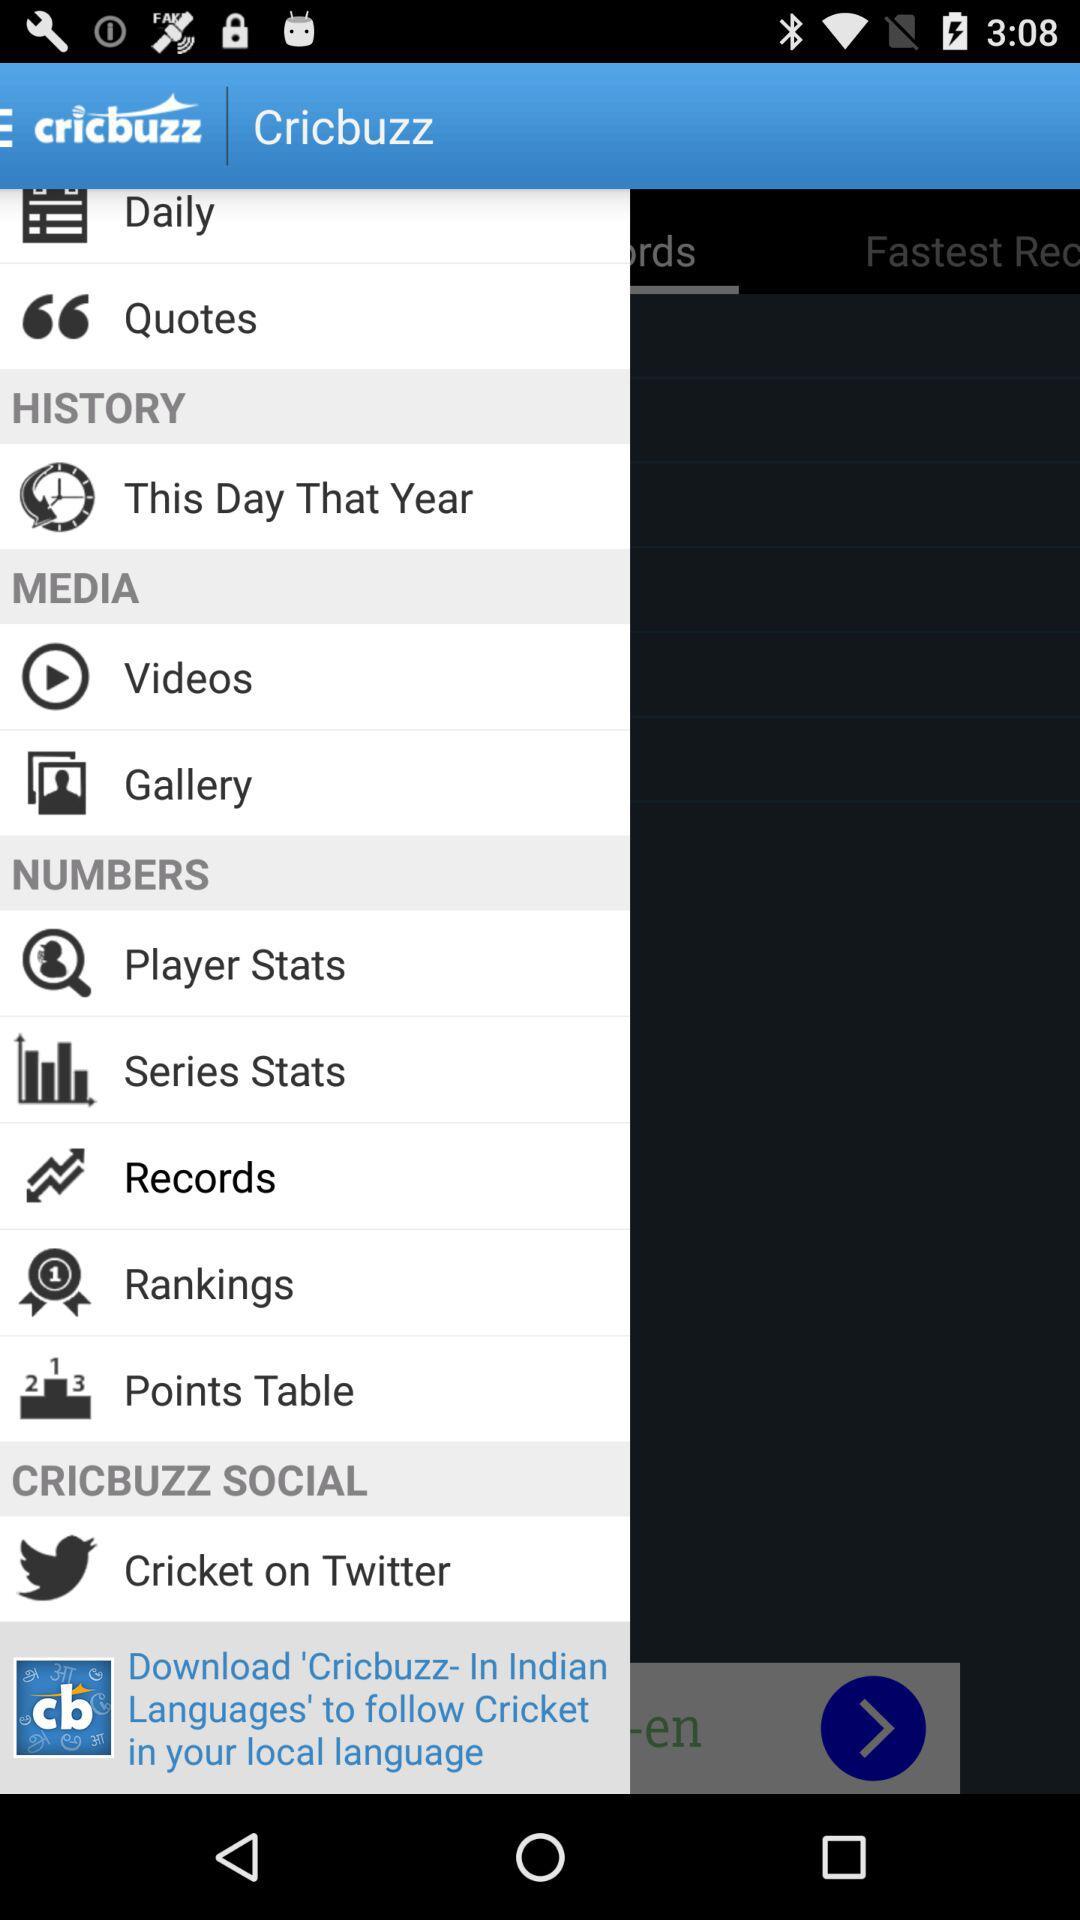  What do you see at coordinates (63, 1707) in the screenshot?
I see `the icon below twitter icon` at bounding box center [63, 1707].